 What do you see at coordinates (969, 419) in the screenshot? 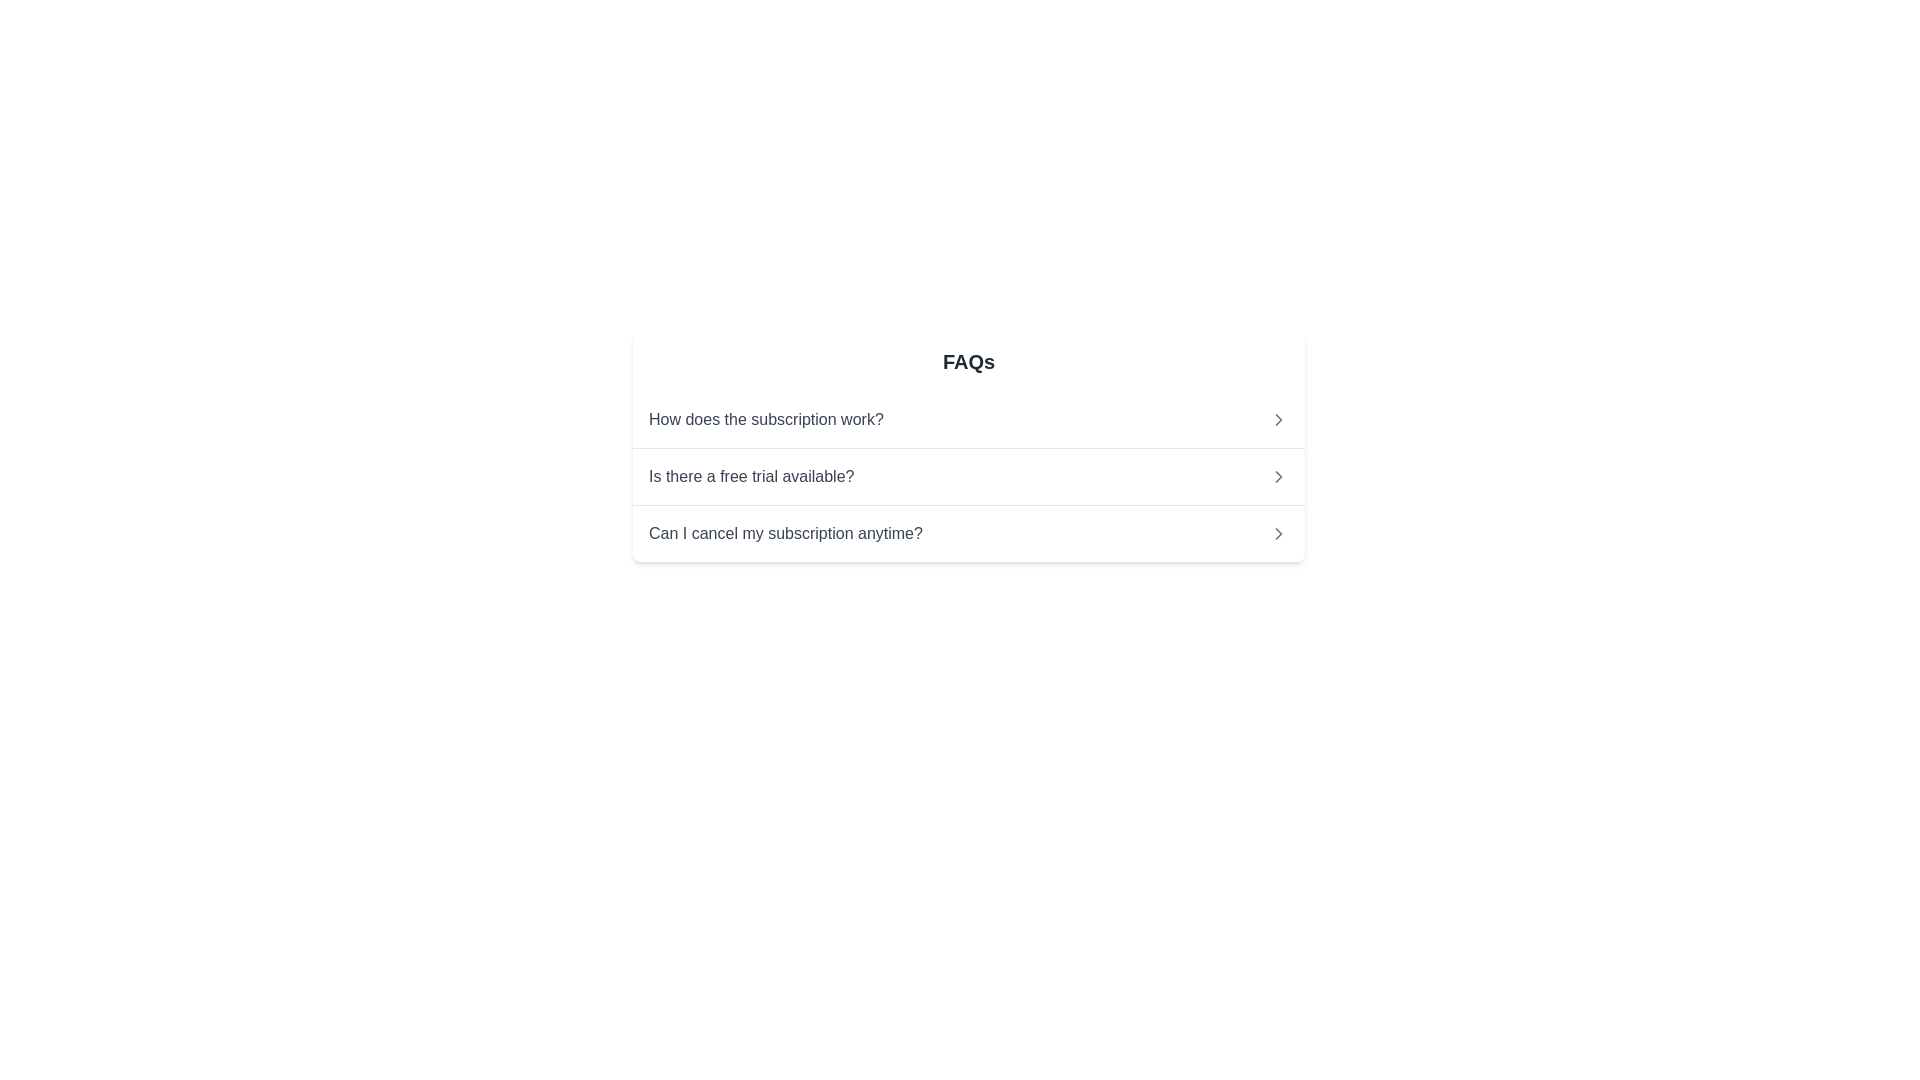
I see `the first row of the FAQs section labeled 'How does the subscription work?'` at bounding box center [969, 419].